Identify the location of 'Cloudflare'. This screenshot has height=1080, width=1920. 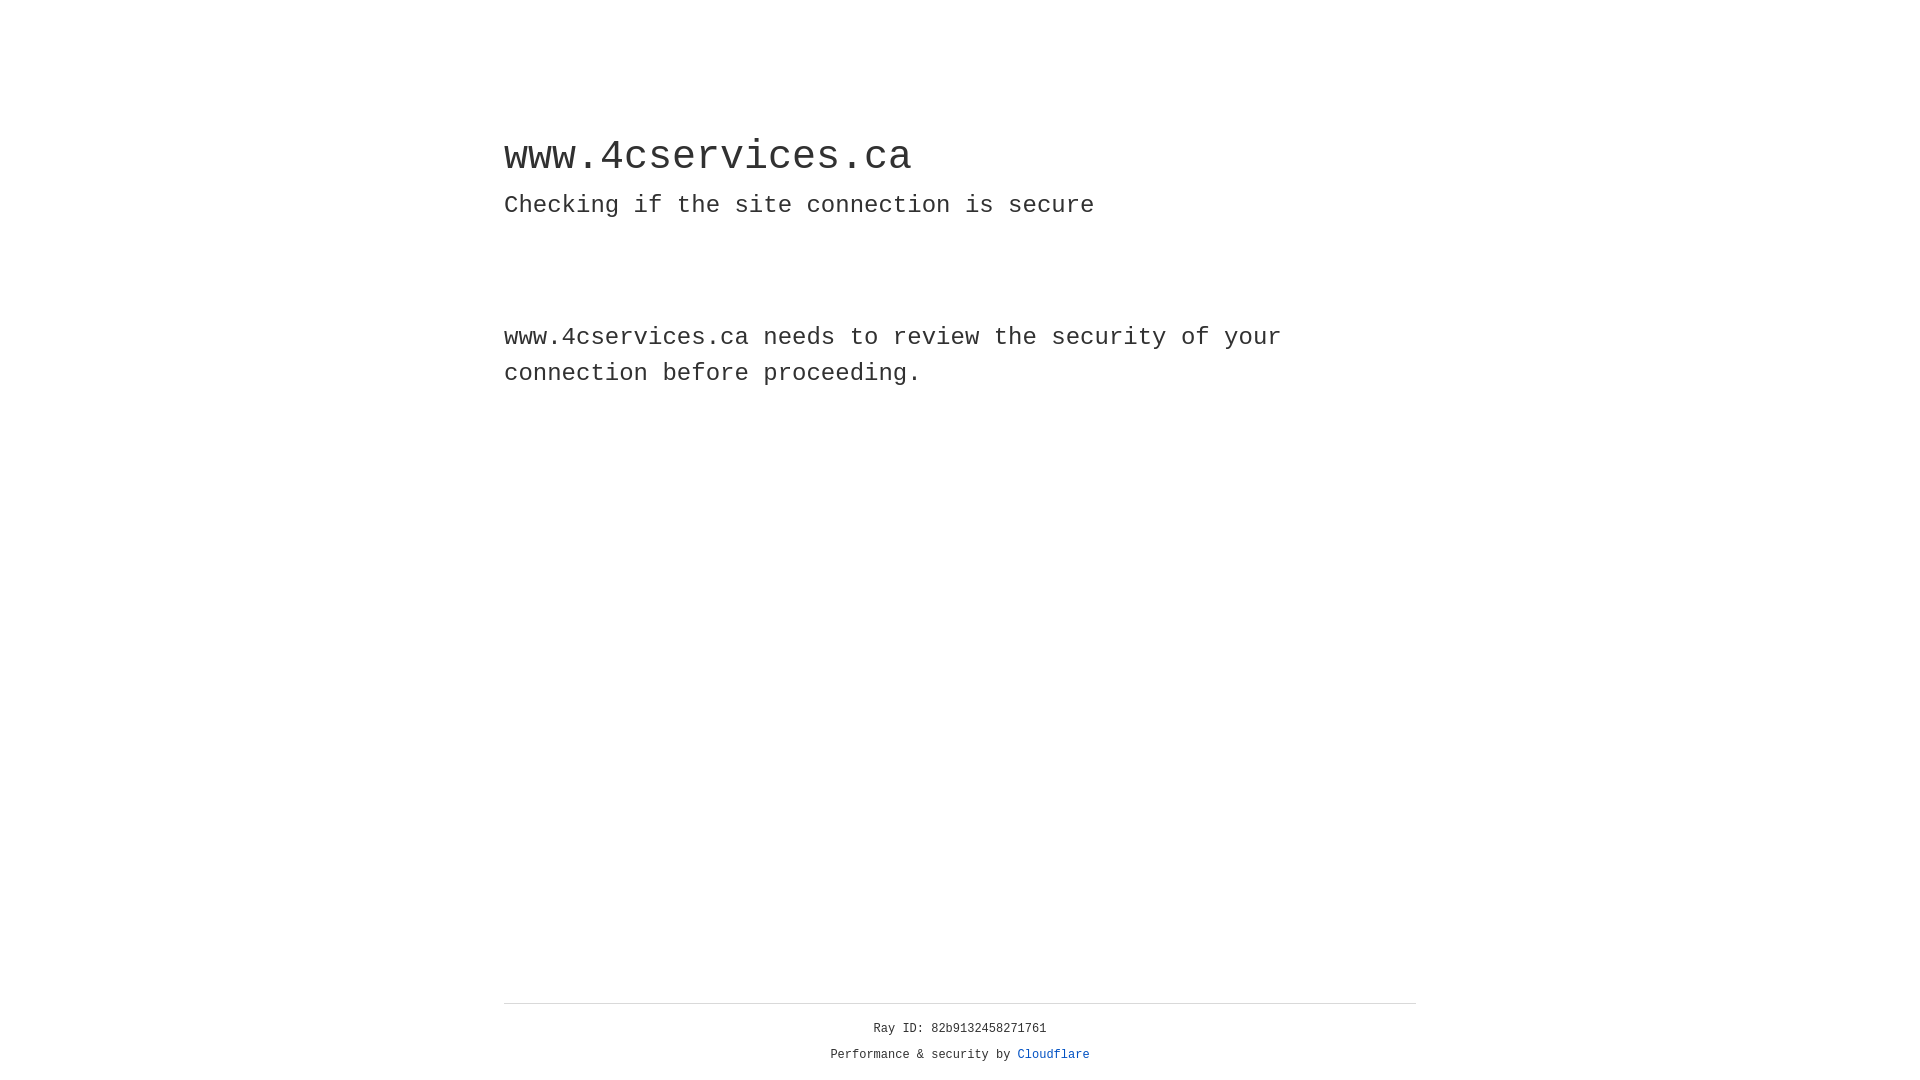
(1017, 1054).